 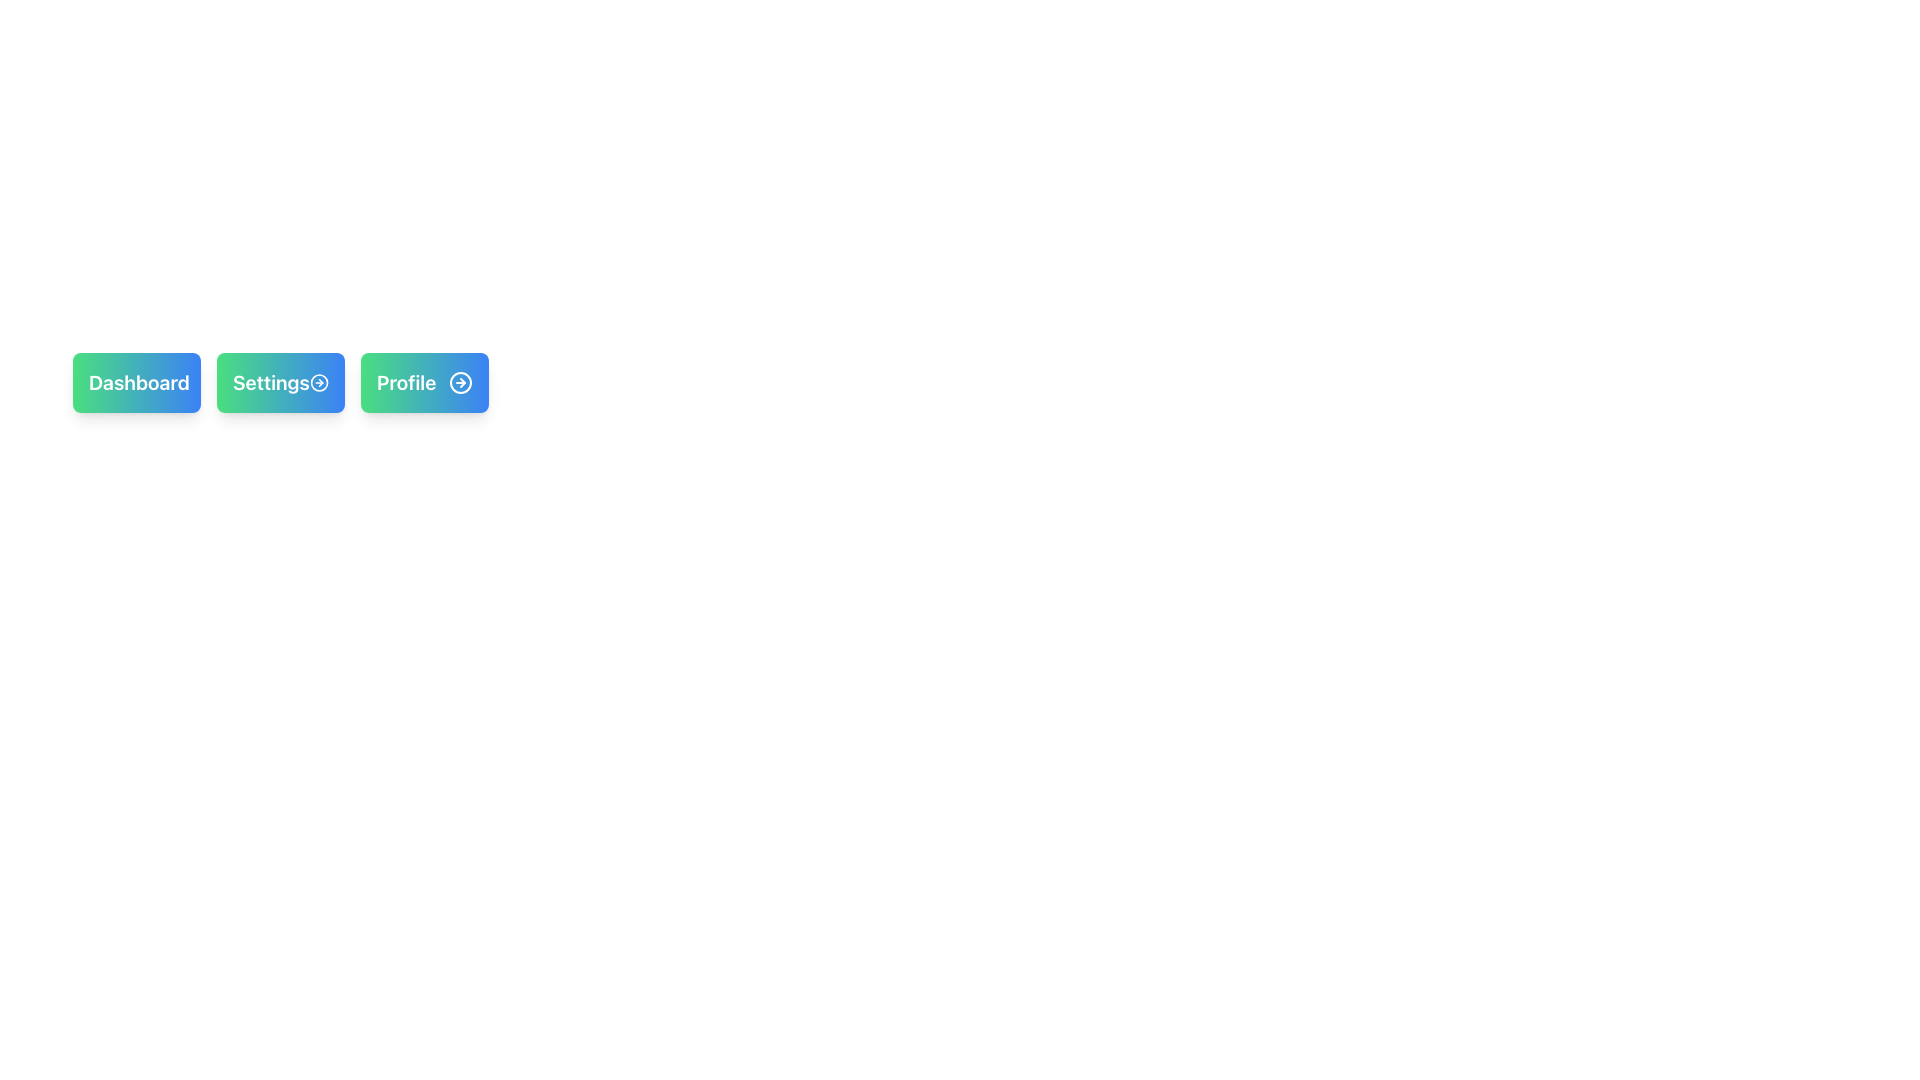 What do you see at coordinates (280, 382) in the screenshot?
I see `the 'Settings' button, which has a gradient background and contains bold white text and a circular arrow icon` at bounding box center [280, 382].